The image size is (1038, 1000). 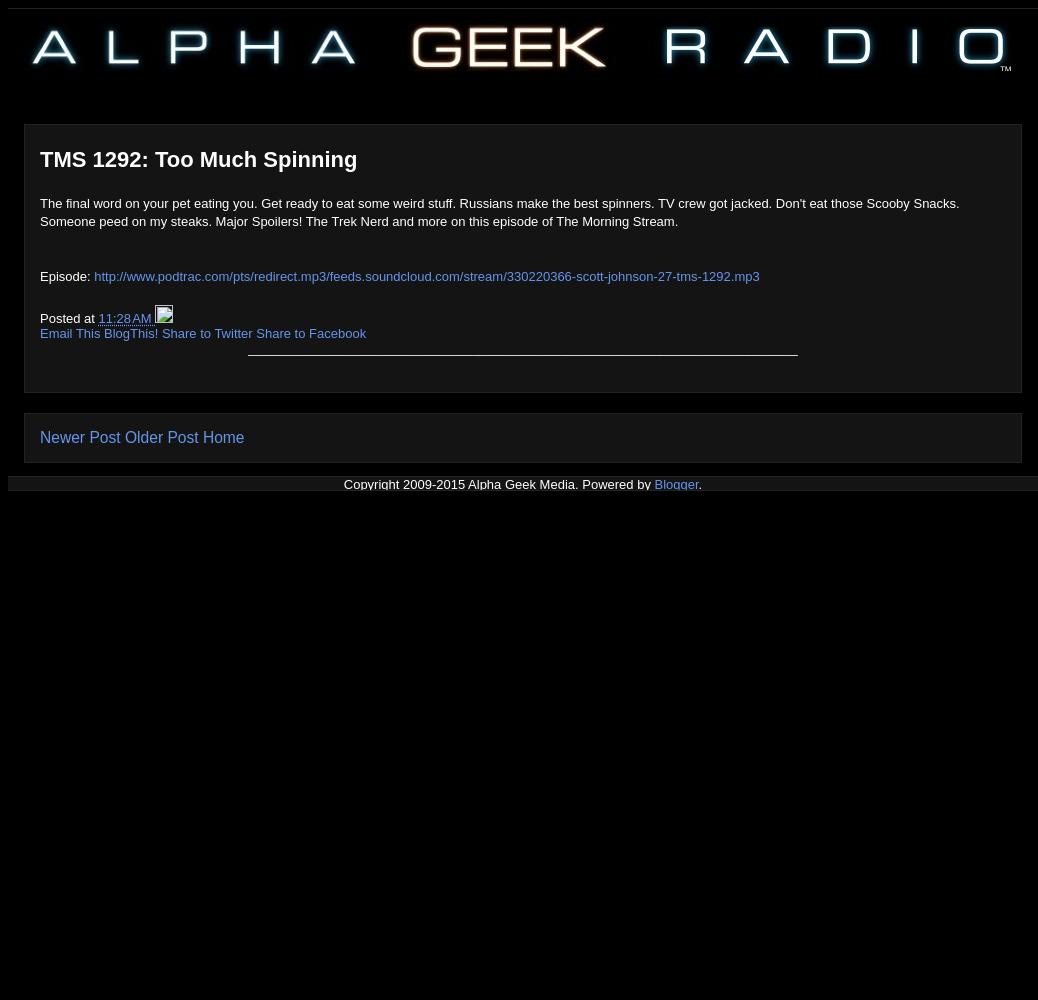 I want to click on 'Share to Twitter', so click(x=207, y=332).